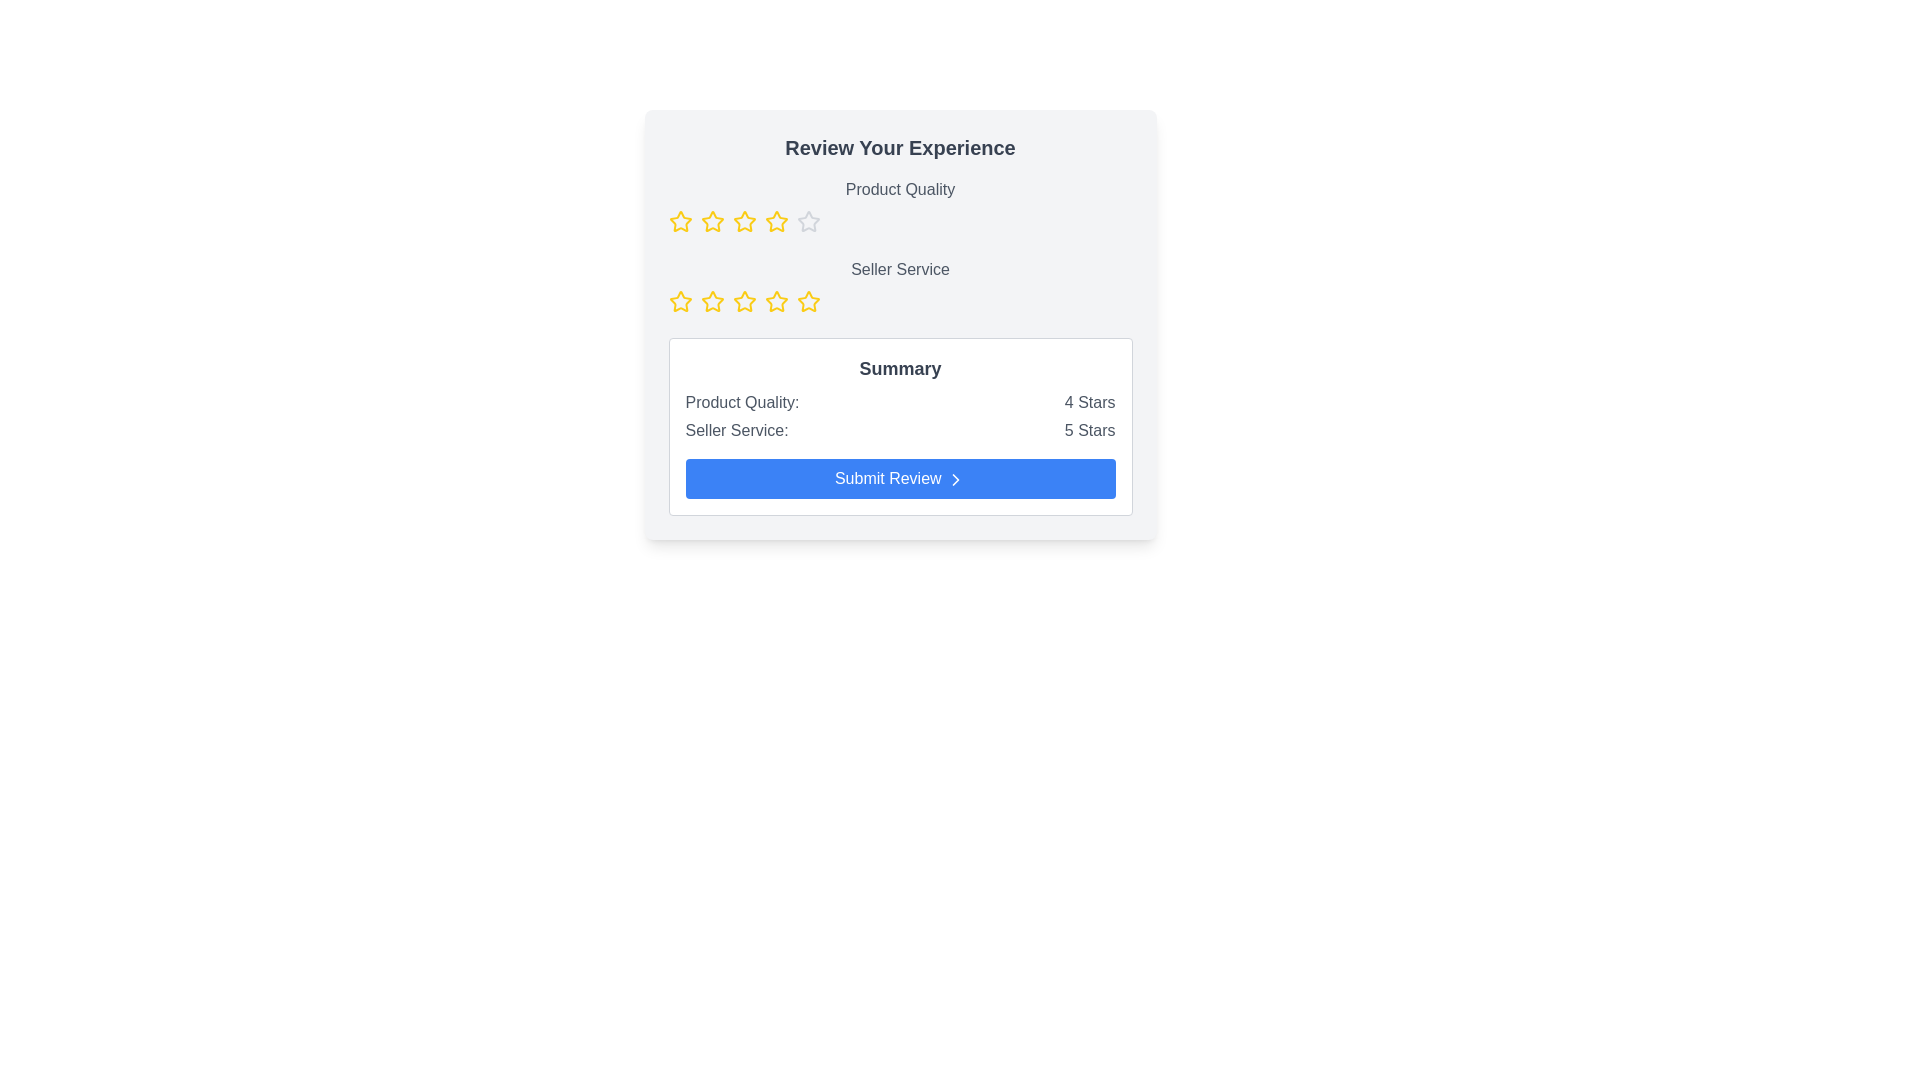 This screenshot has width=1920, height=1080. I want to click on the fourth rating star for 'Product Quality', so click(743, 221).